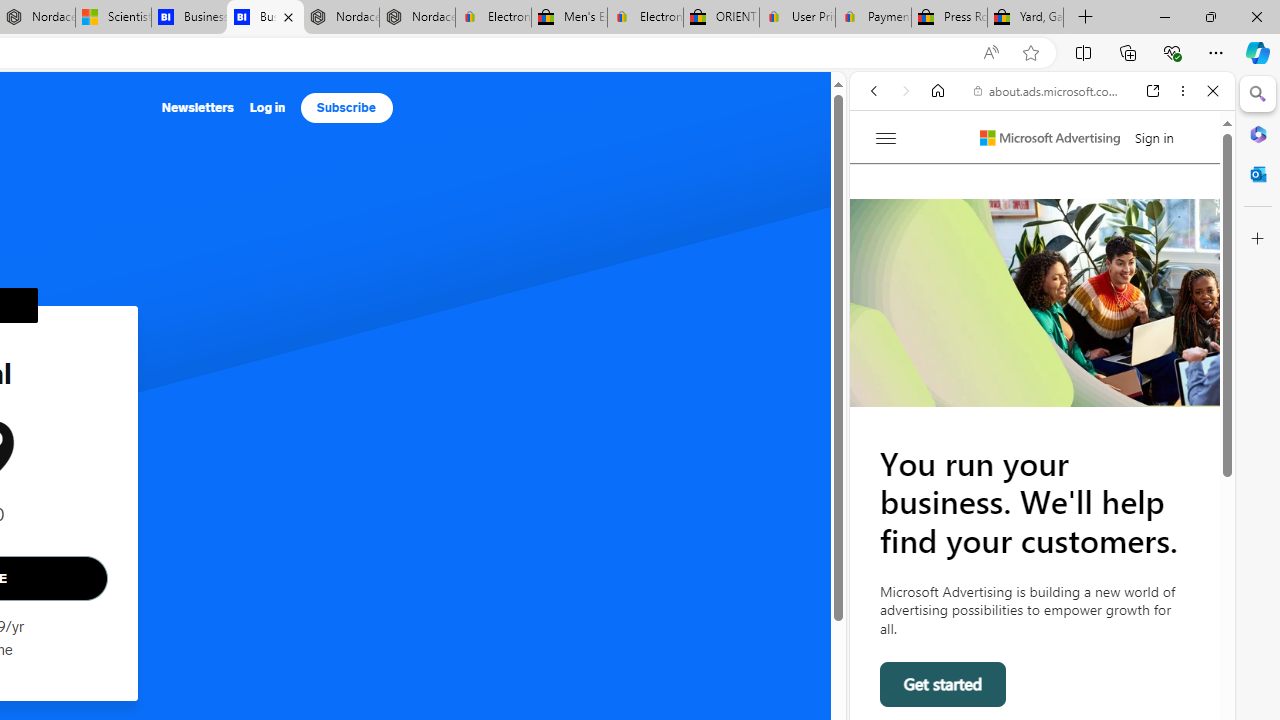 This screenshot has height=720, width=1280. What do you see at coordinates (1257, 94) in the screenshot?
I see `'Minimize Search pane'` at bounding box center [1257, 94].